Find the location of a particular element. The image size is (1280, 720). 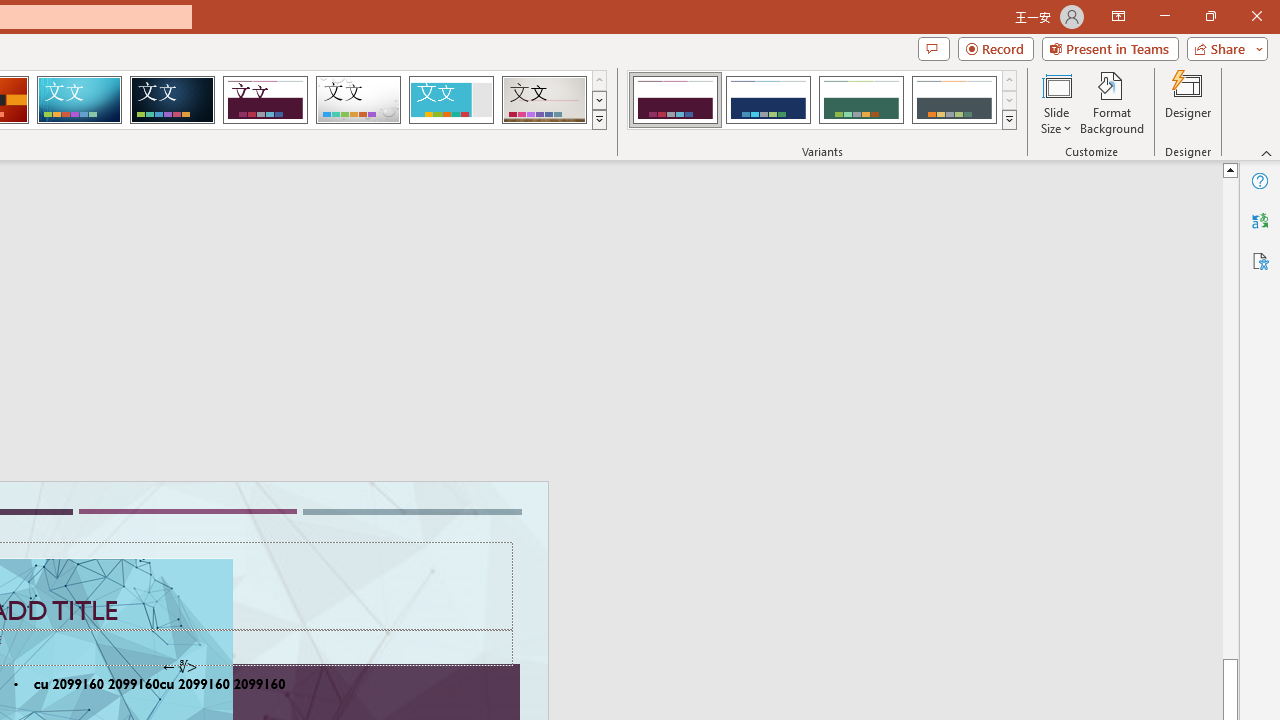

'Format Background' is located at coordinates (1111, 103).